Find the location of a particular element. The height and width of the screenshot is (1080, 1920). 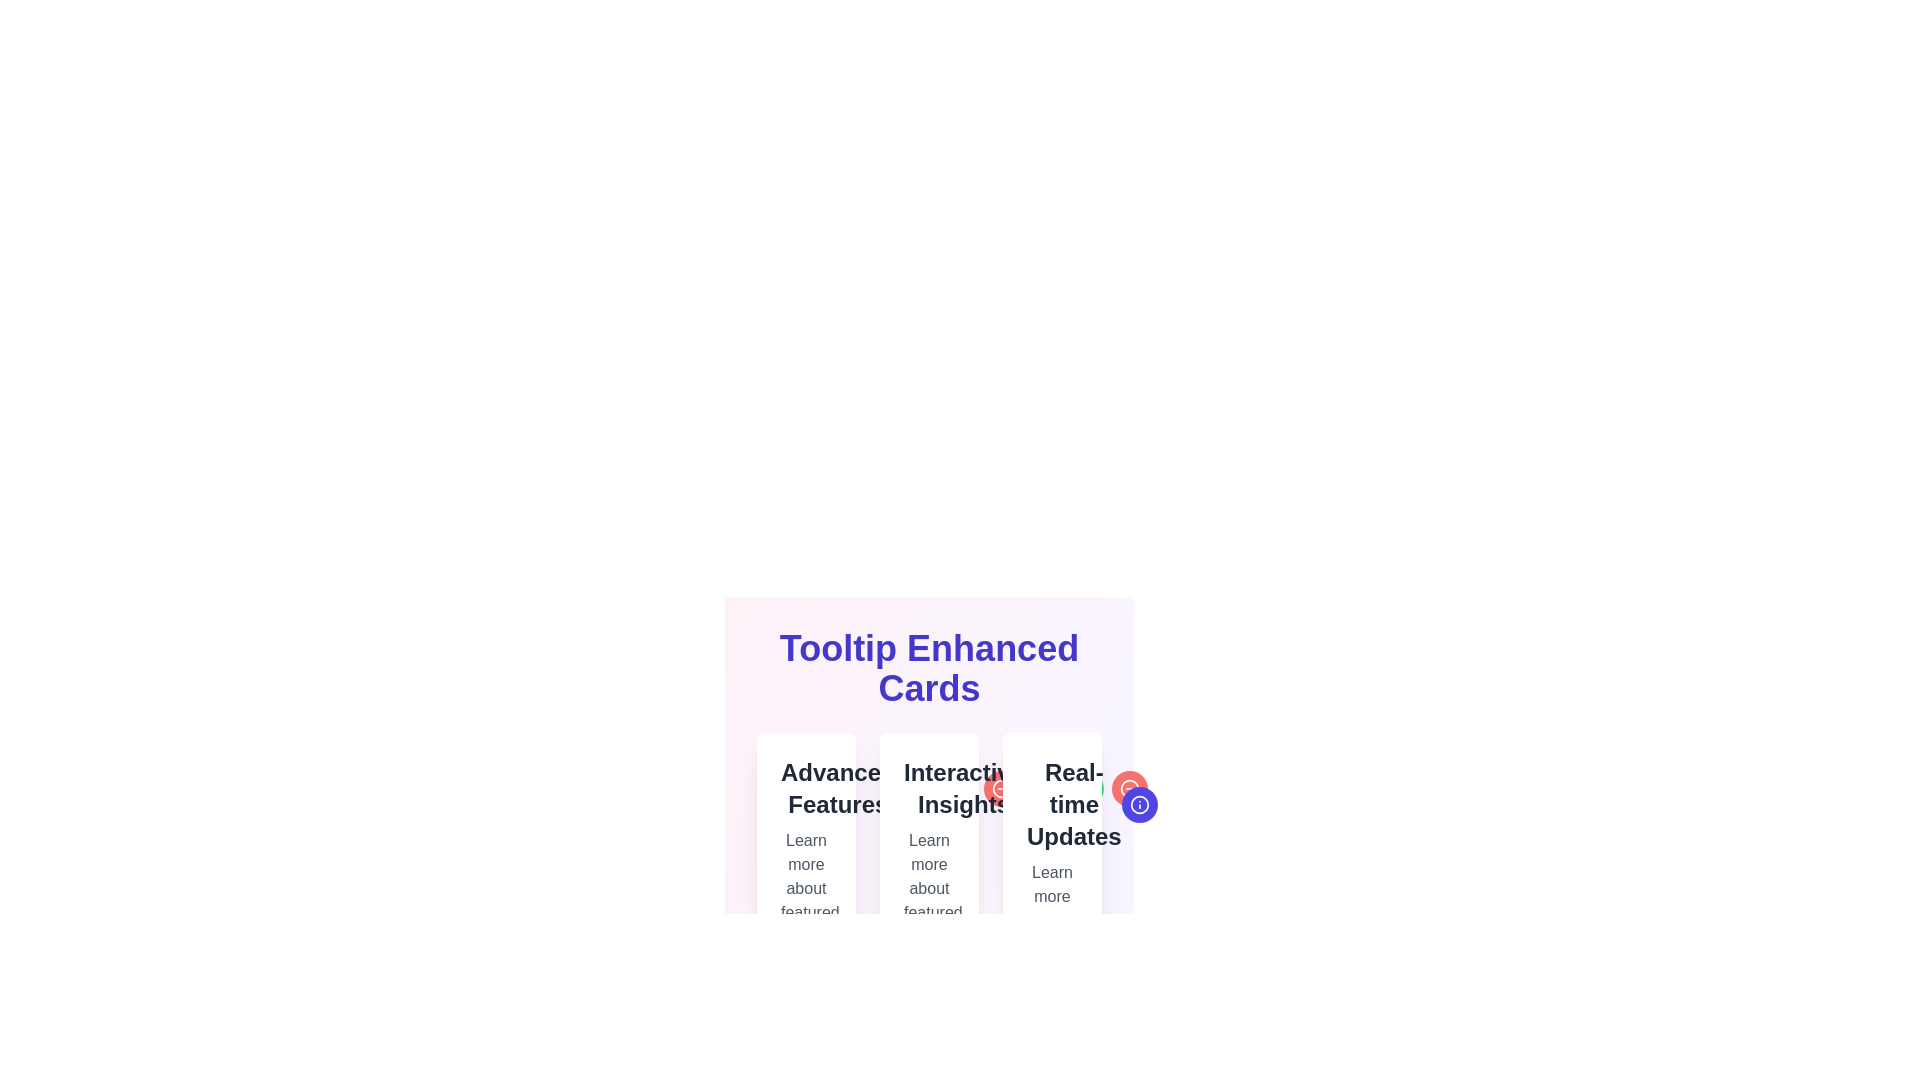

the red circular button with a white minus sign located at the top-right of the 'Interactive Insights' card under 'Tooltip Enhanced Cards' is located at coordinates (1001, 788).